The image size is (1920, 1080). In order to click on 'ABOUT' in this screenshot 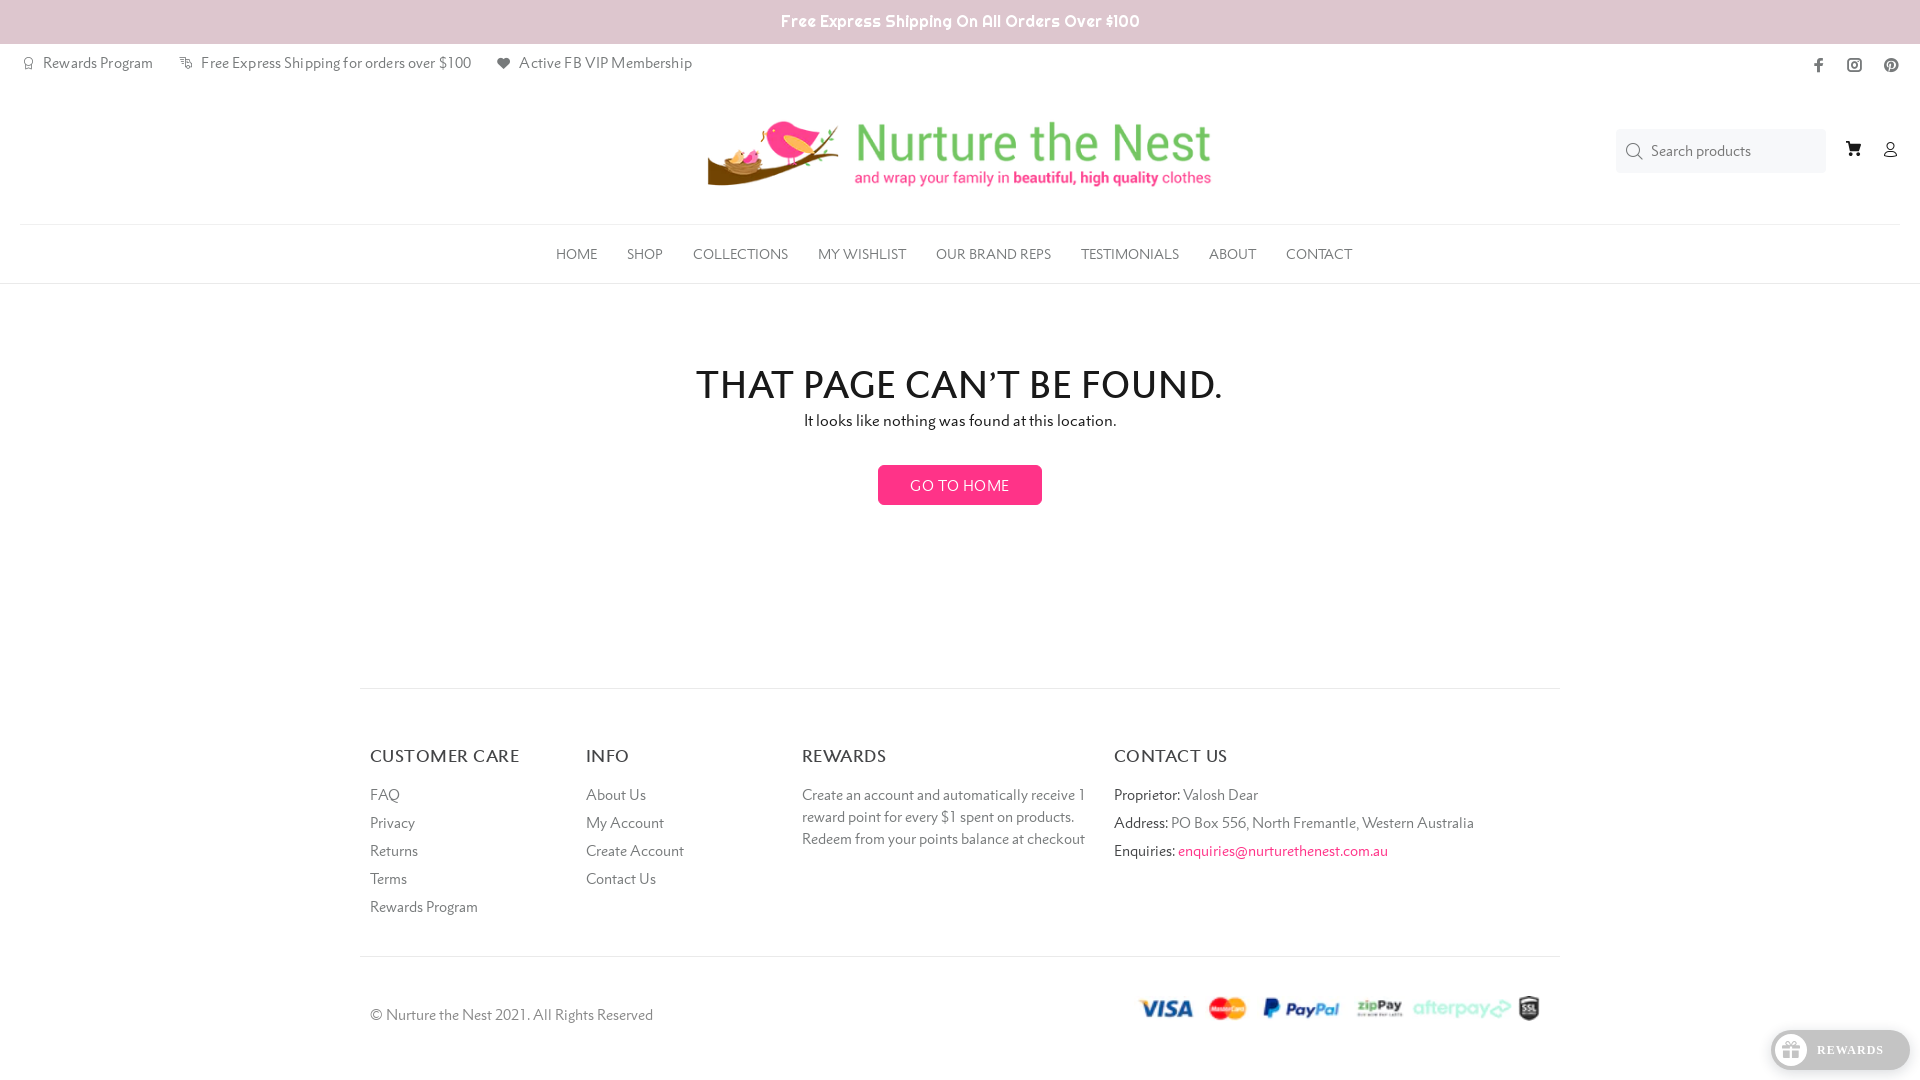, I will do `click(1231, 248)`.